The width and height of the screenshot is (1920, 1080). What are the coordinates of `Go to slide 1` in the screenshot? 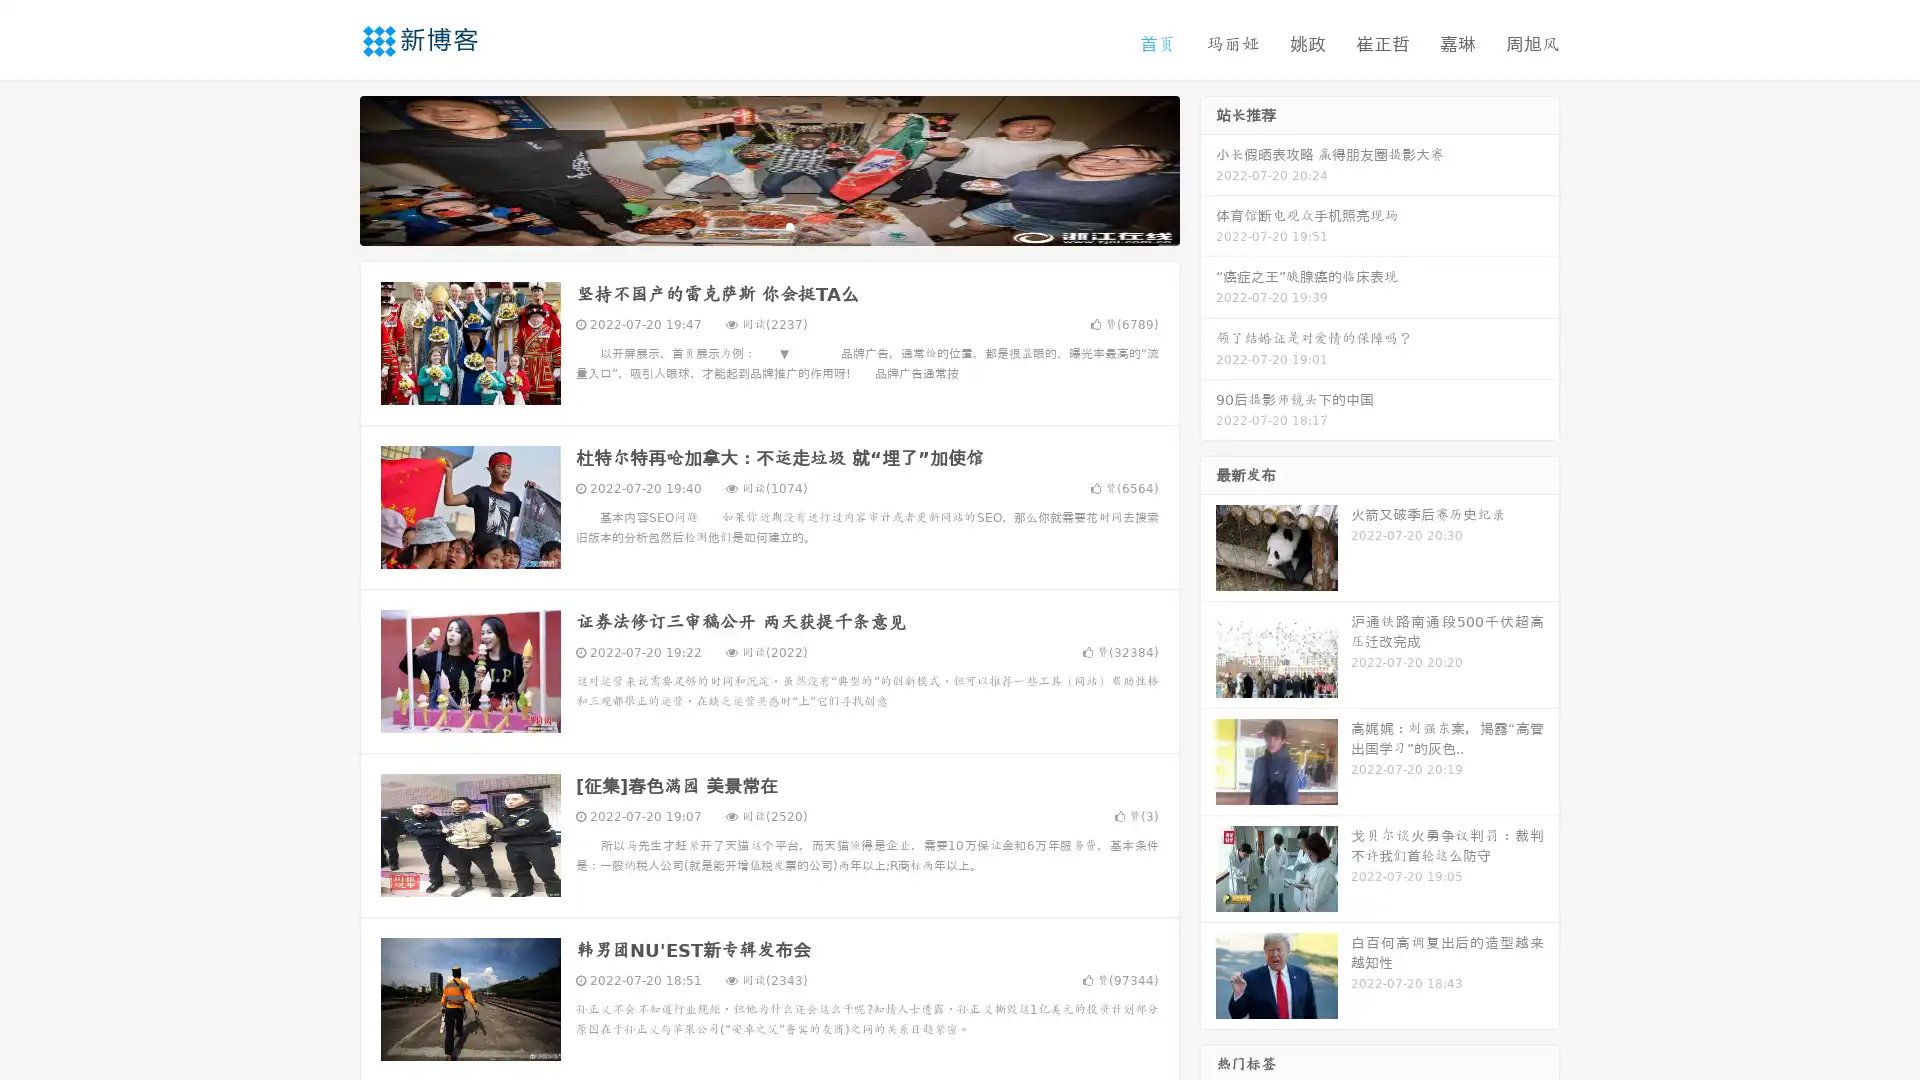 It's located at (748, 225).